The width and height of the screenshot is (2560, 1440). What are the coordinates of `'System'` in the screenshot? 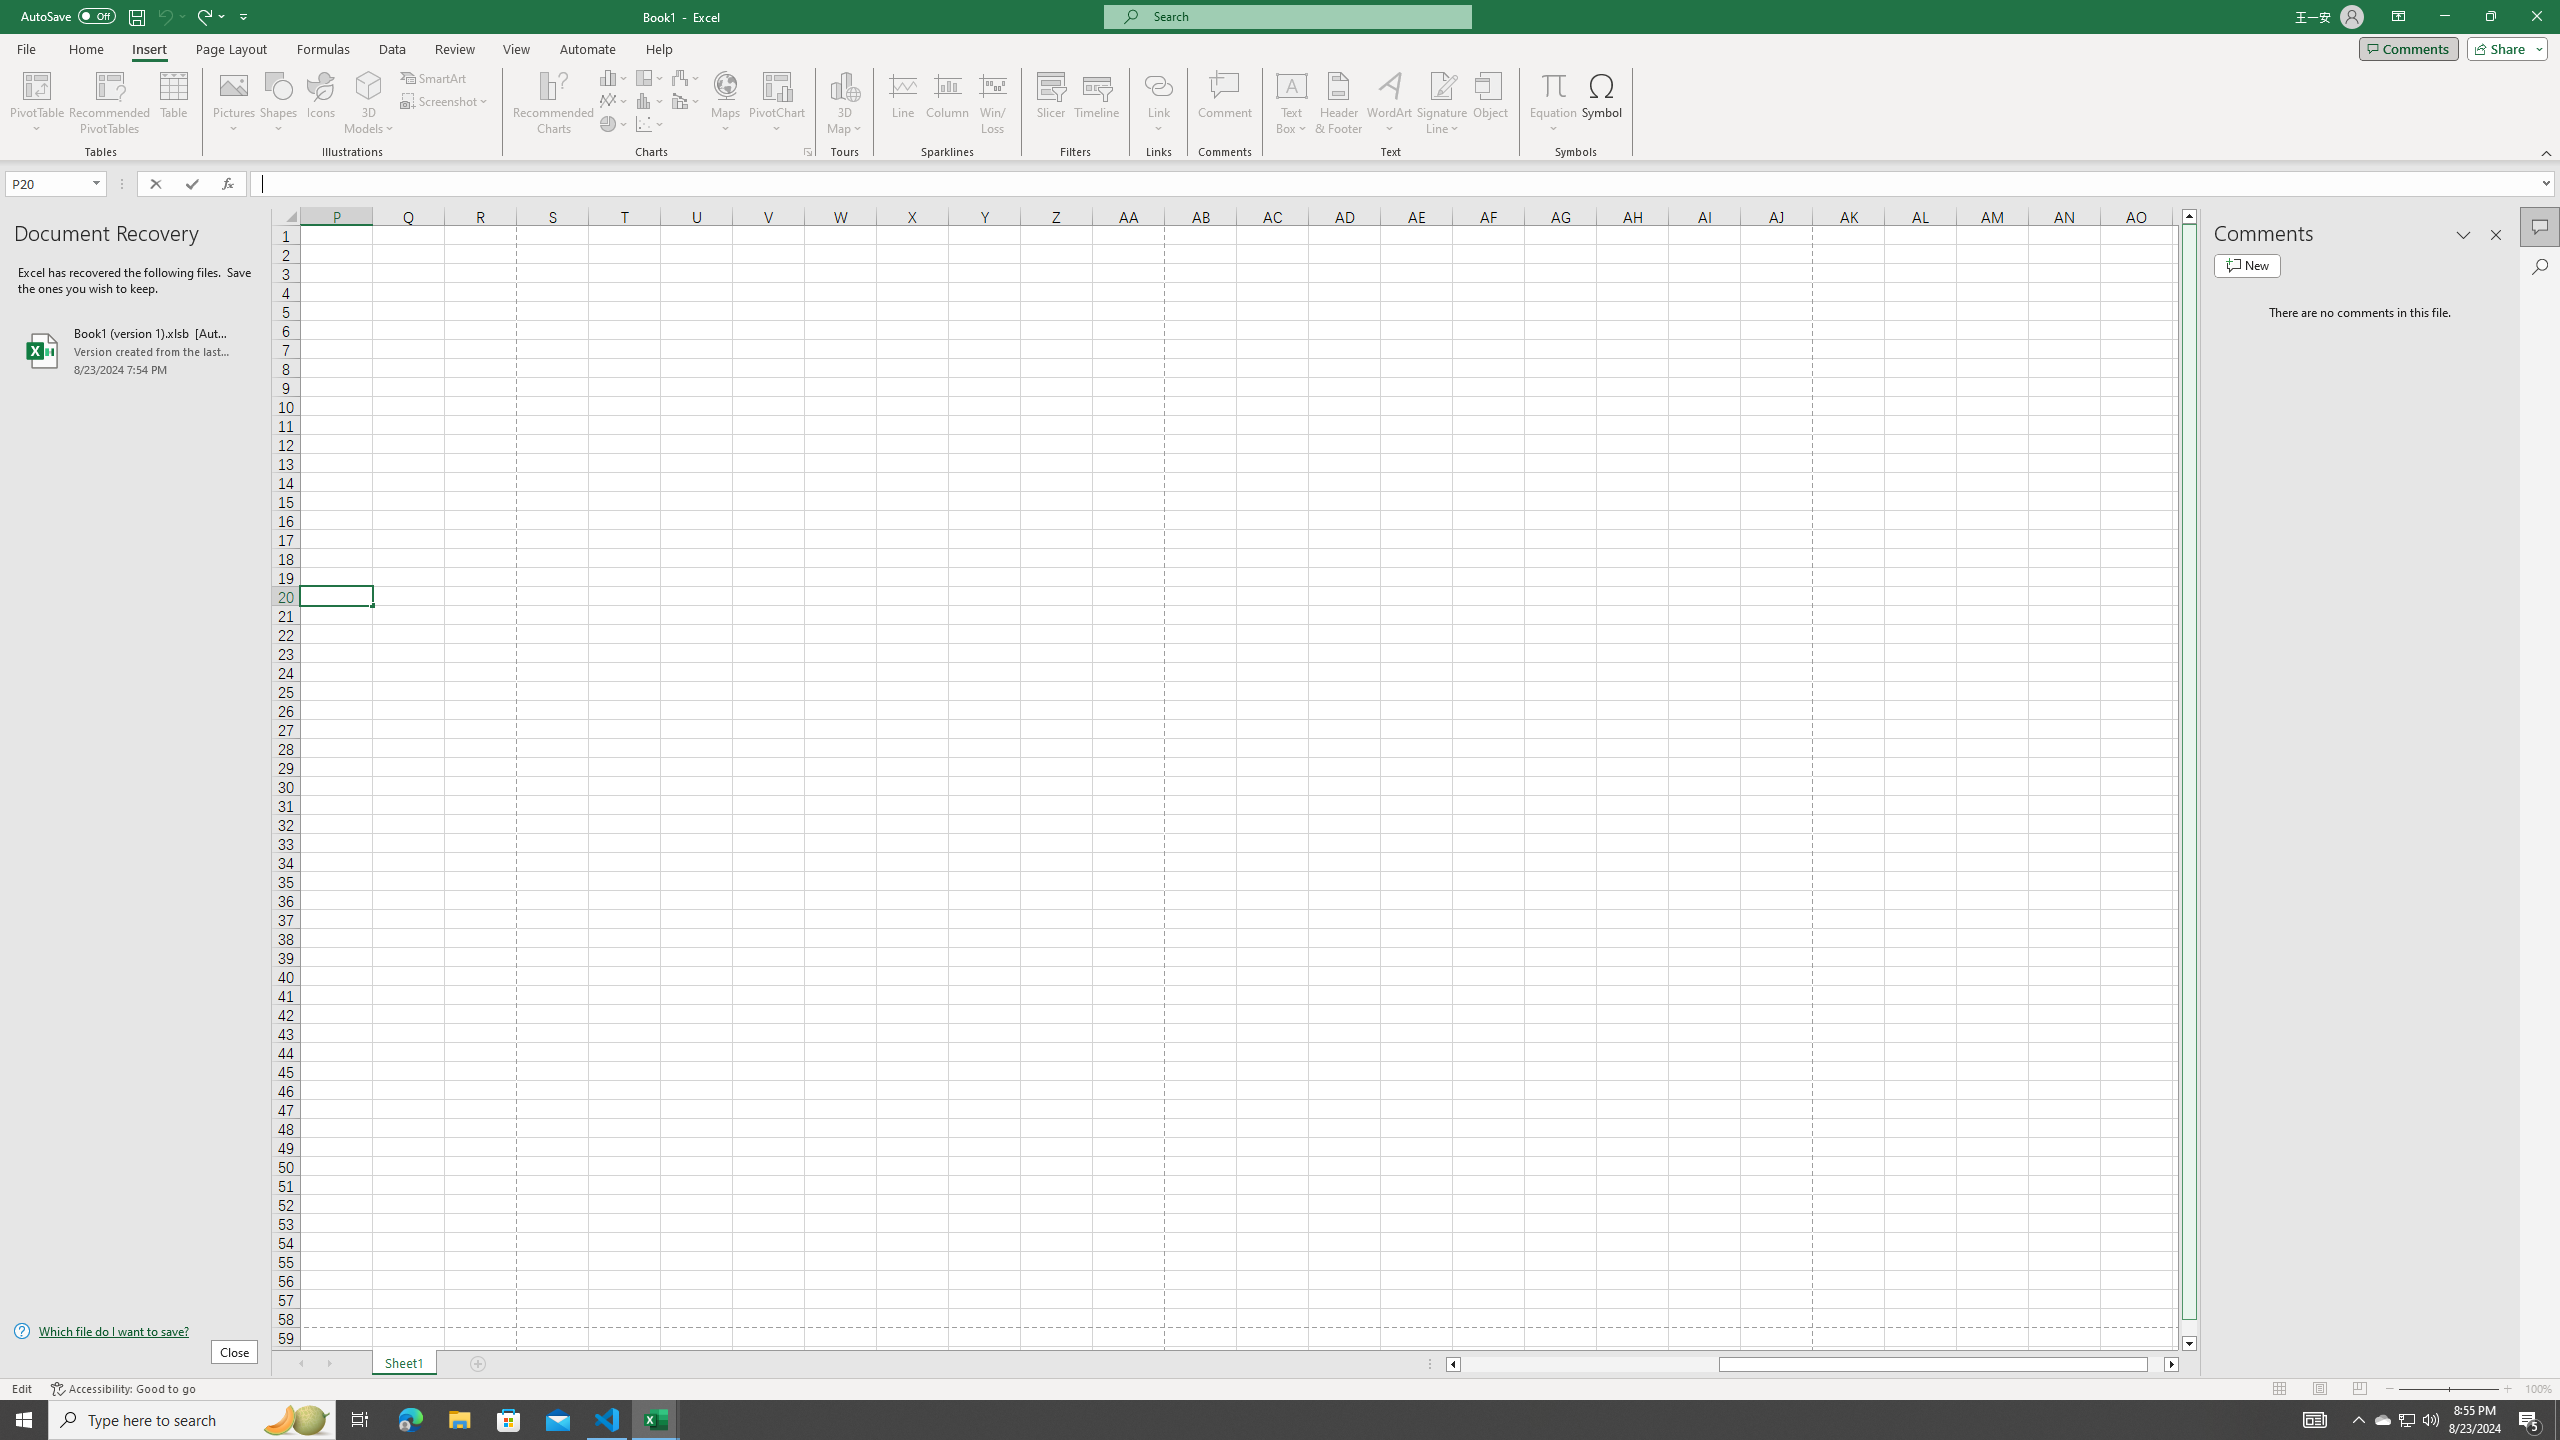 It's located at (11, 9).